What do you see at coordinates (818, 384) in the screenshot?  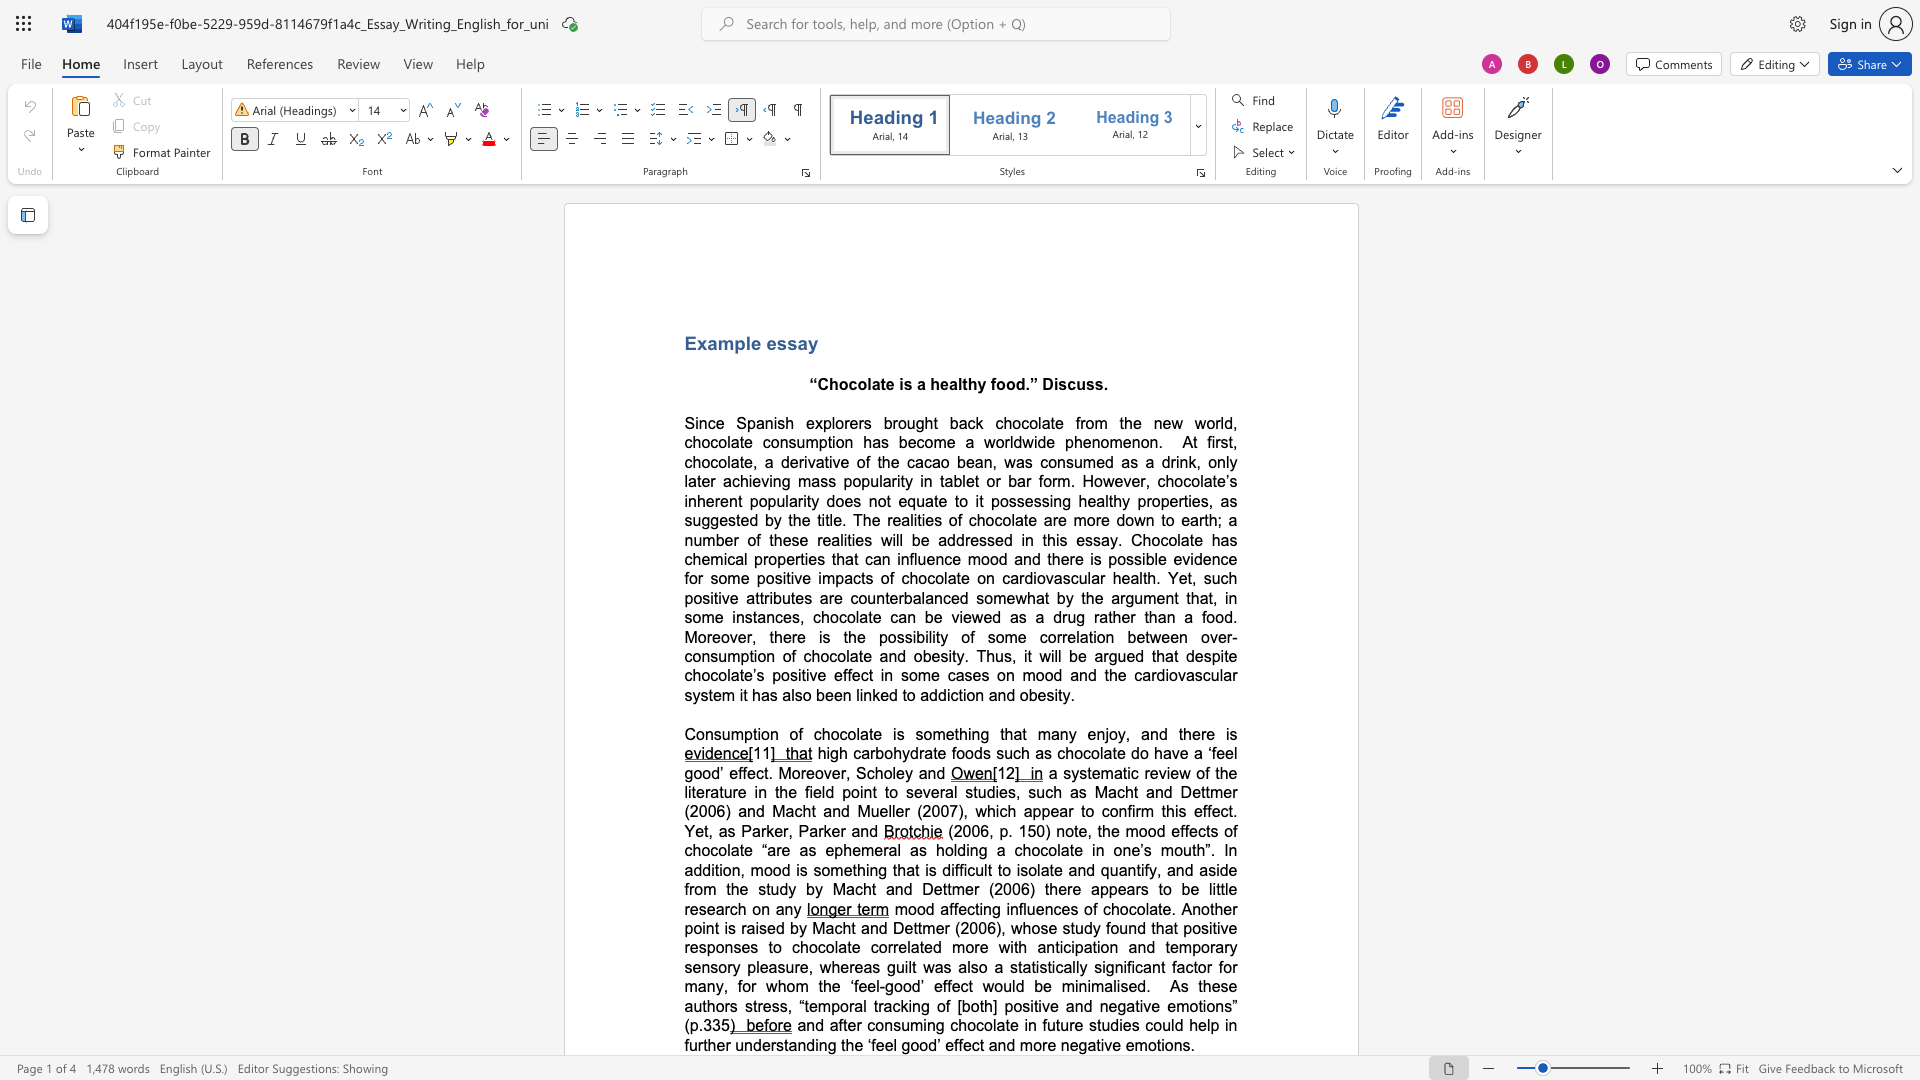 I see `the space between the continuous character "“" and "C" in the text` at bounding box center [818, 384].